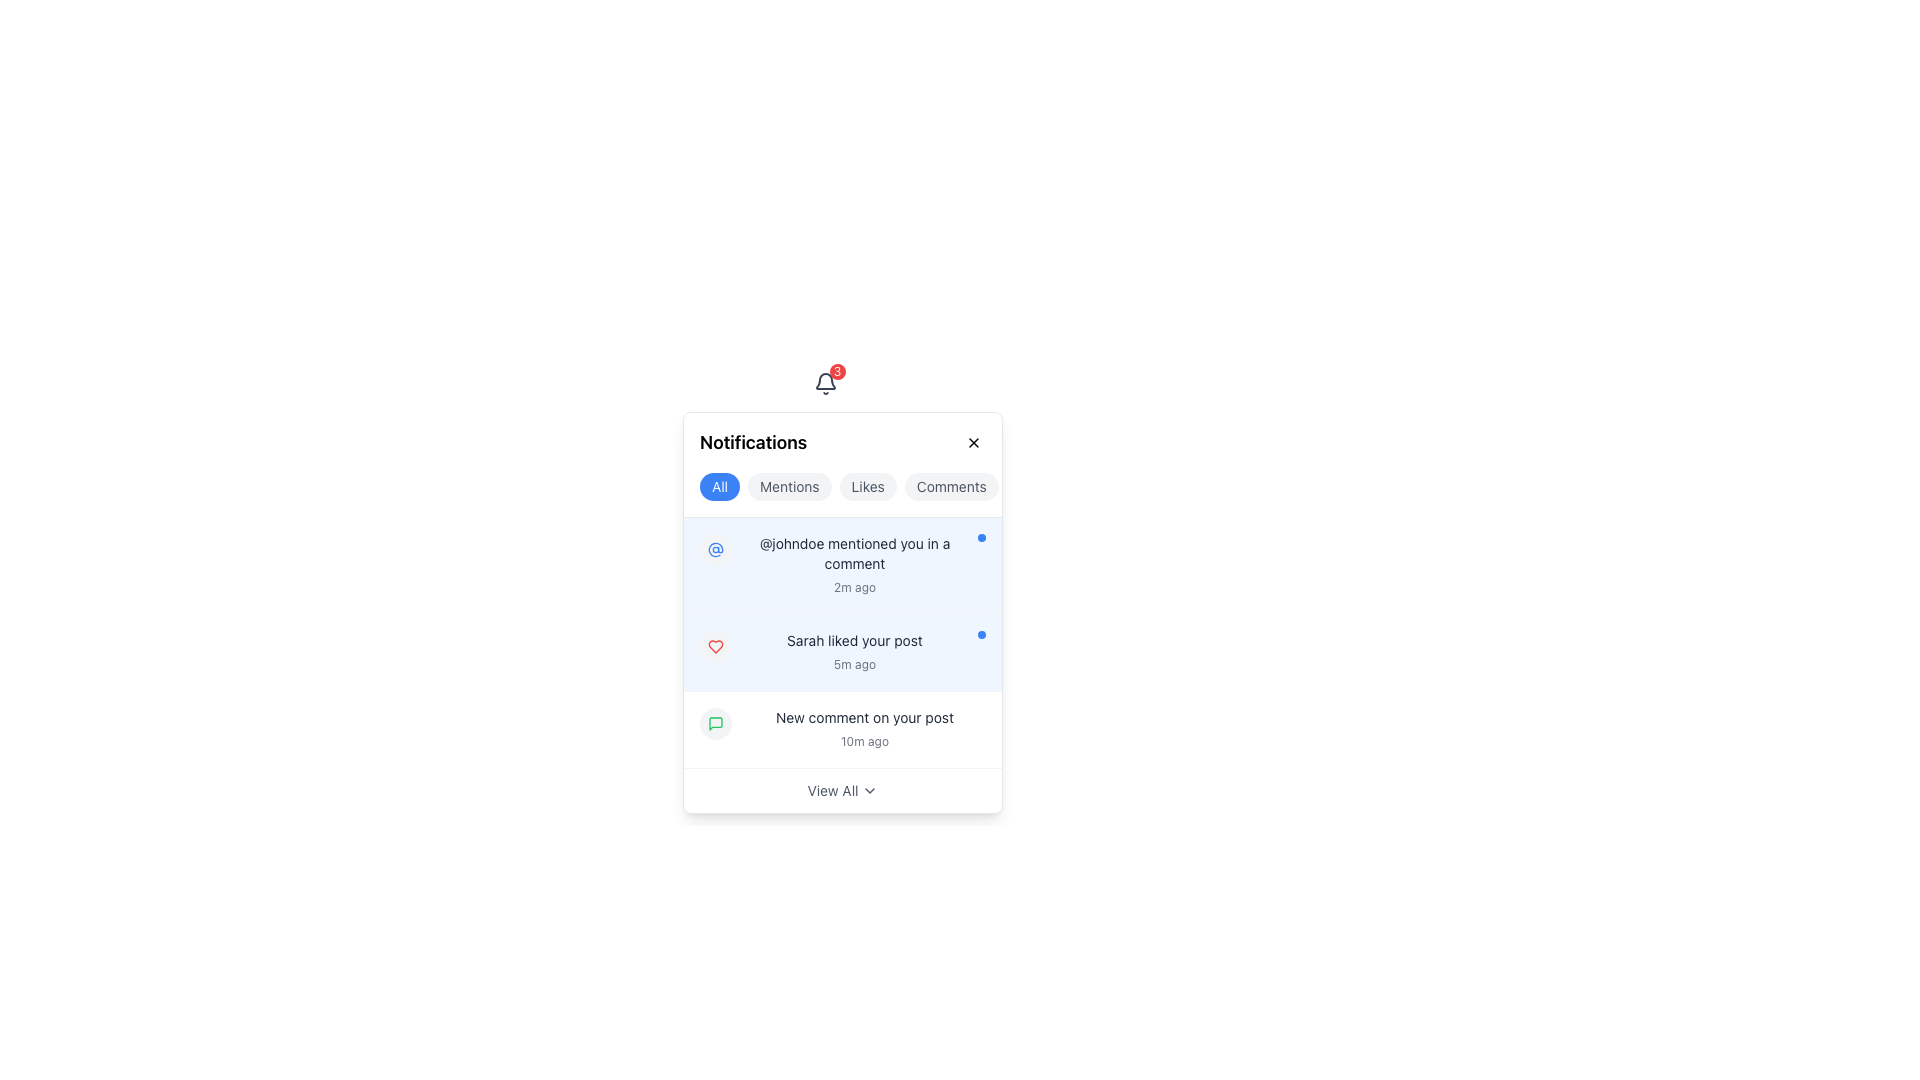  What do you see at coordinates (854, 566) in the screenshot?
I see `the notification alert indicating that '@johndoe' mentioned the user in a comment, which is the first entry in the notifications panel` at bounding box center [854, 566].